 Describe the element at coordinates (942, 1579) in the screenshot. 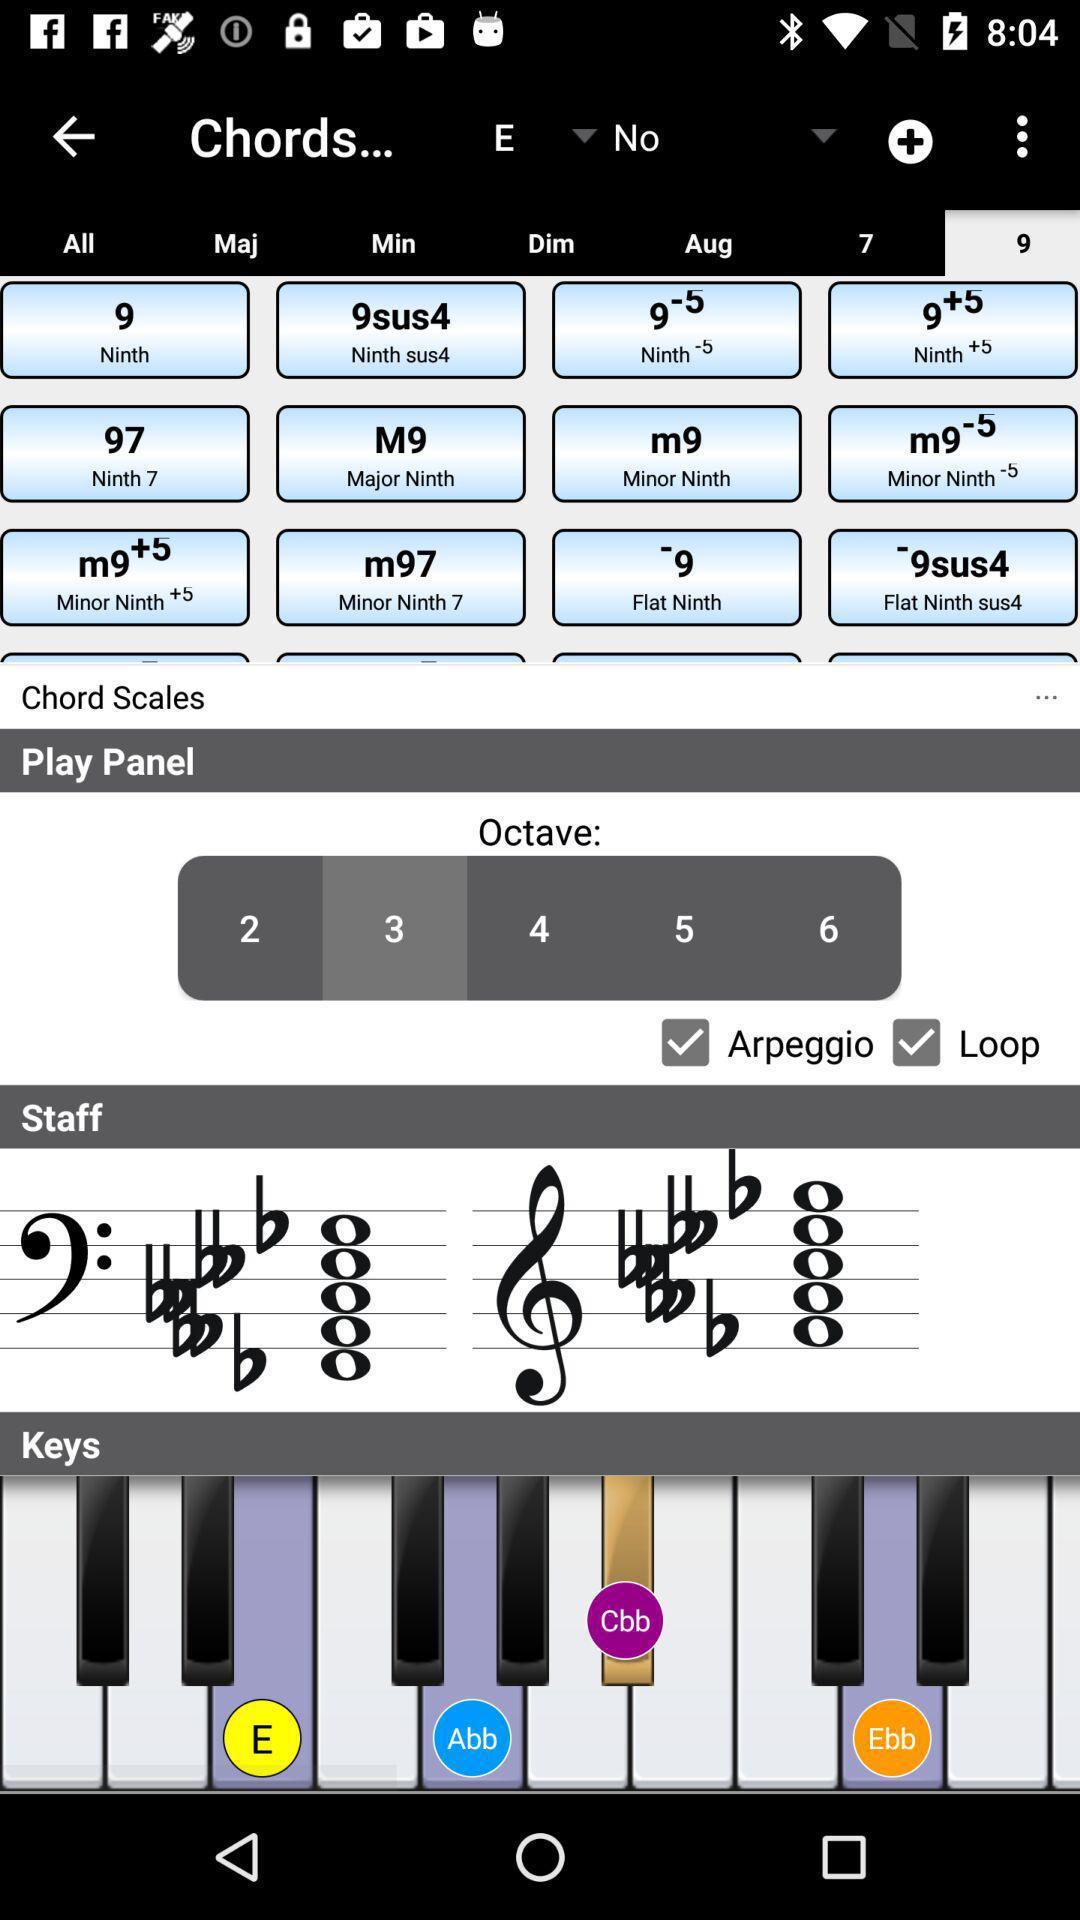

I see `note` at that location.